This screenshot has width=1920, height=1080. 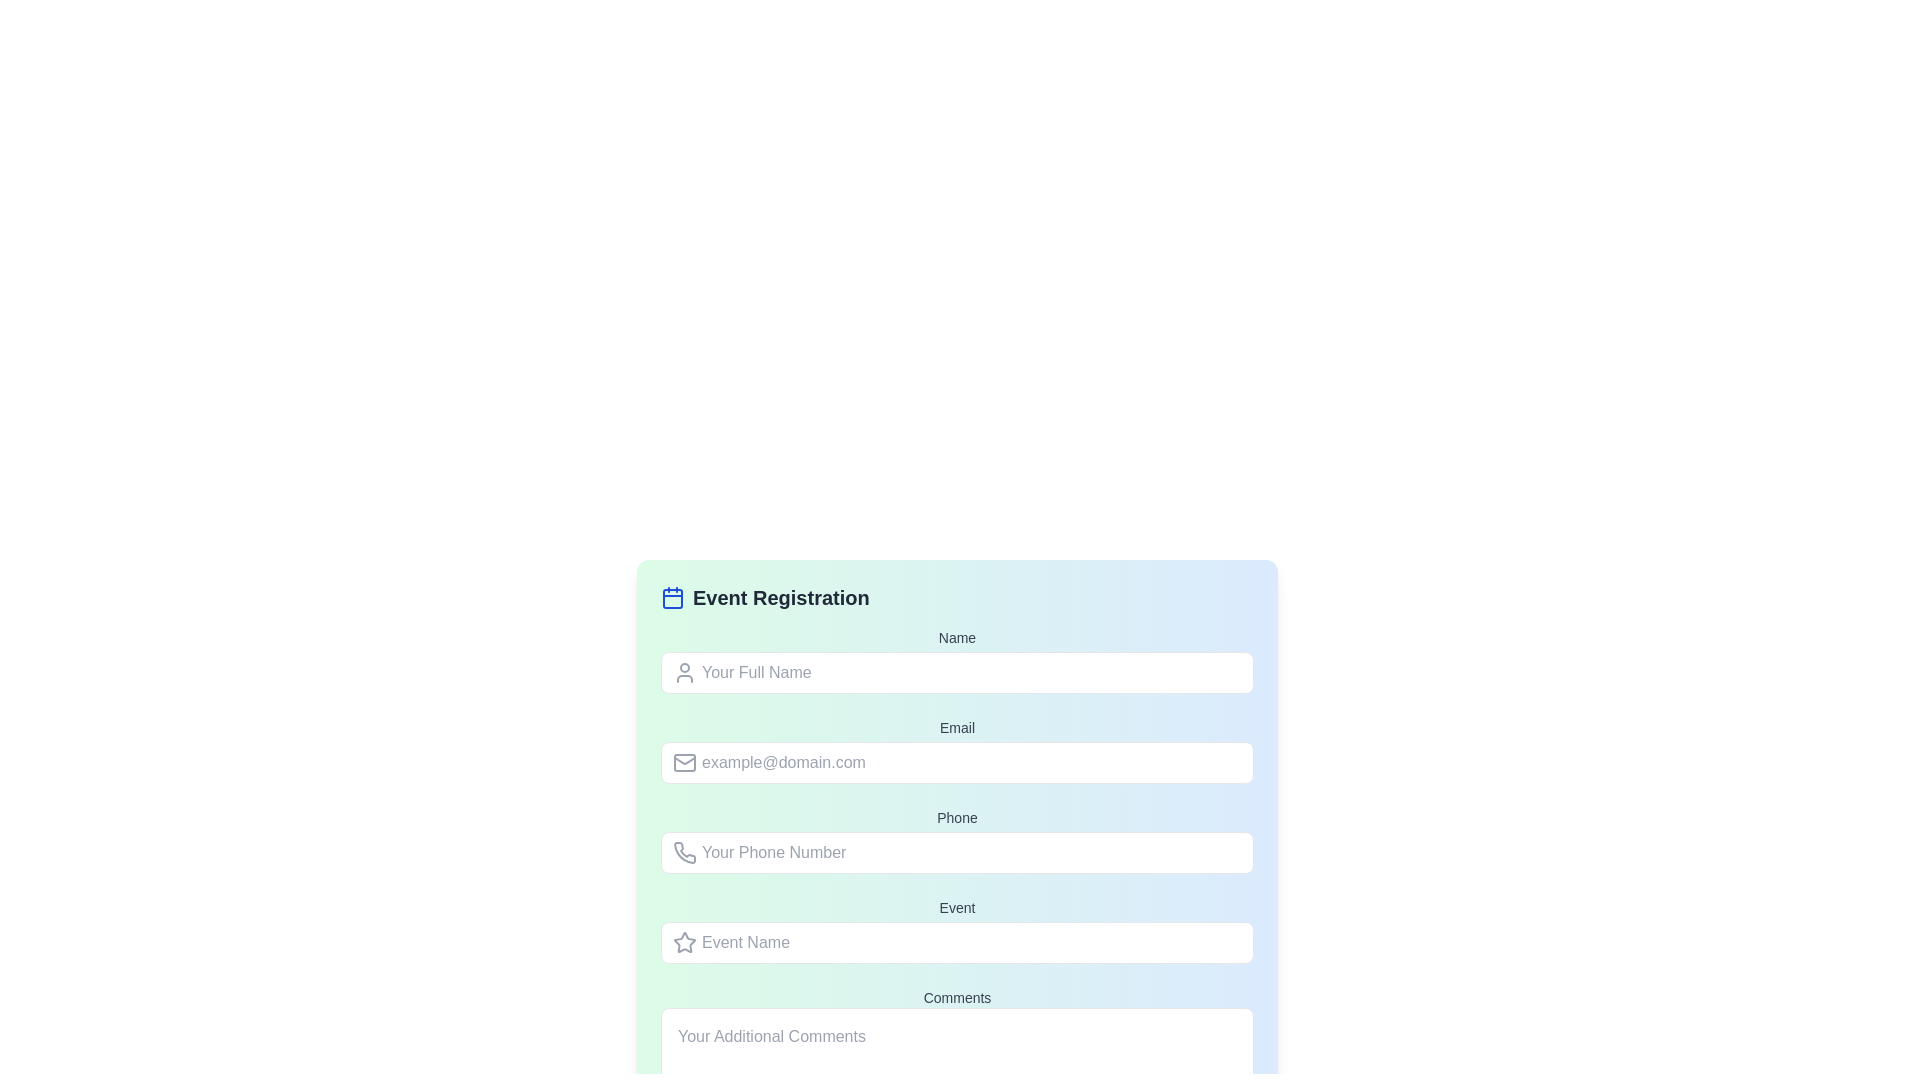 What do you see at coordinates (685, 942) in the screenshot?
I see `the gray star icon located to the left of the 'Event Name' input field, which is styled delicately and polished` at bounding box center [685, 942].